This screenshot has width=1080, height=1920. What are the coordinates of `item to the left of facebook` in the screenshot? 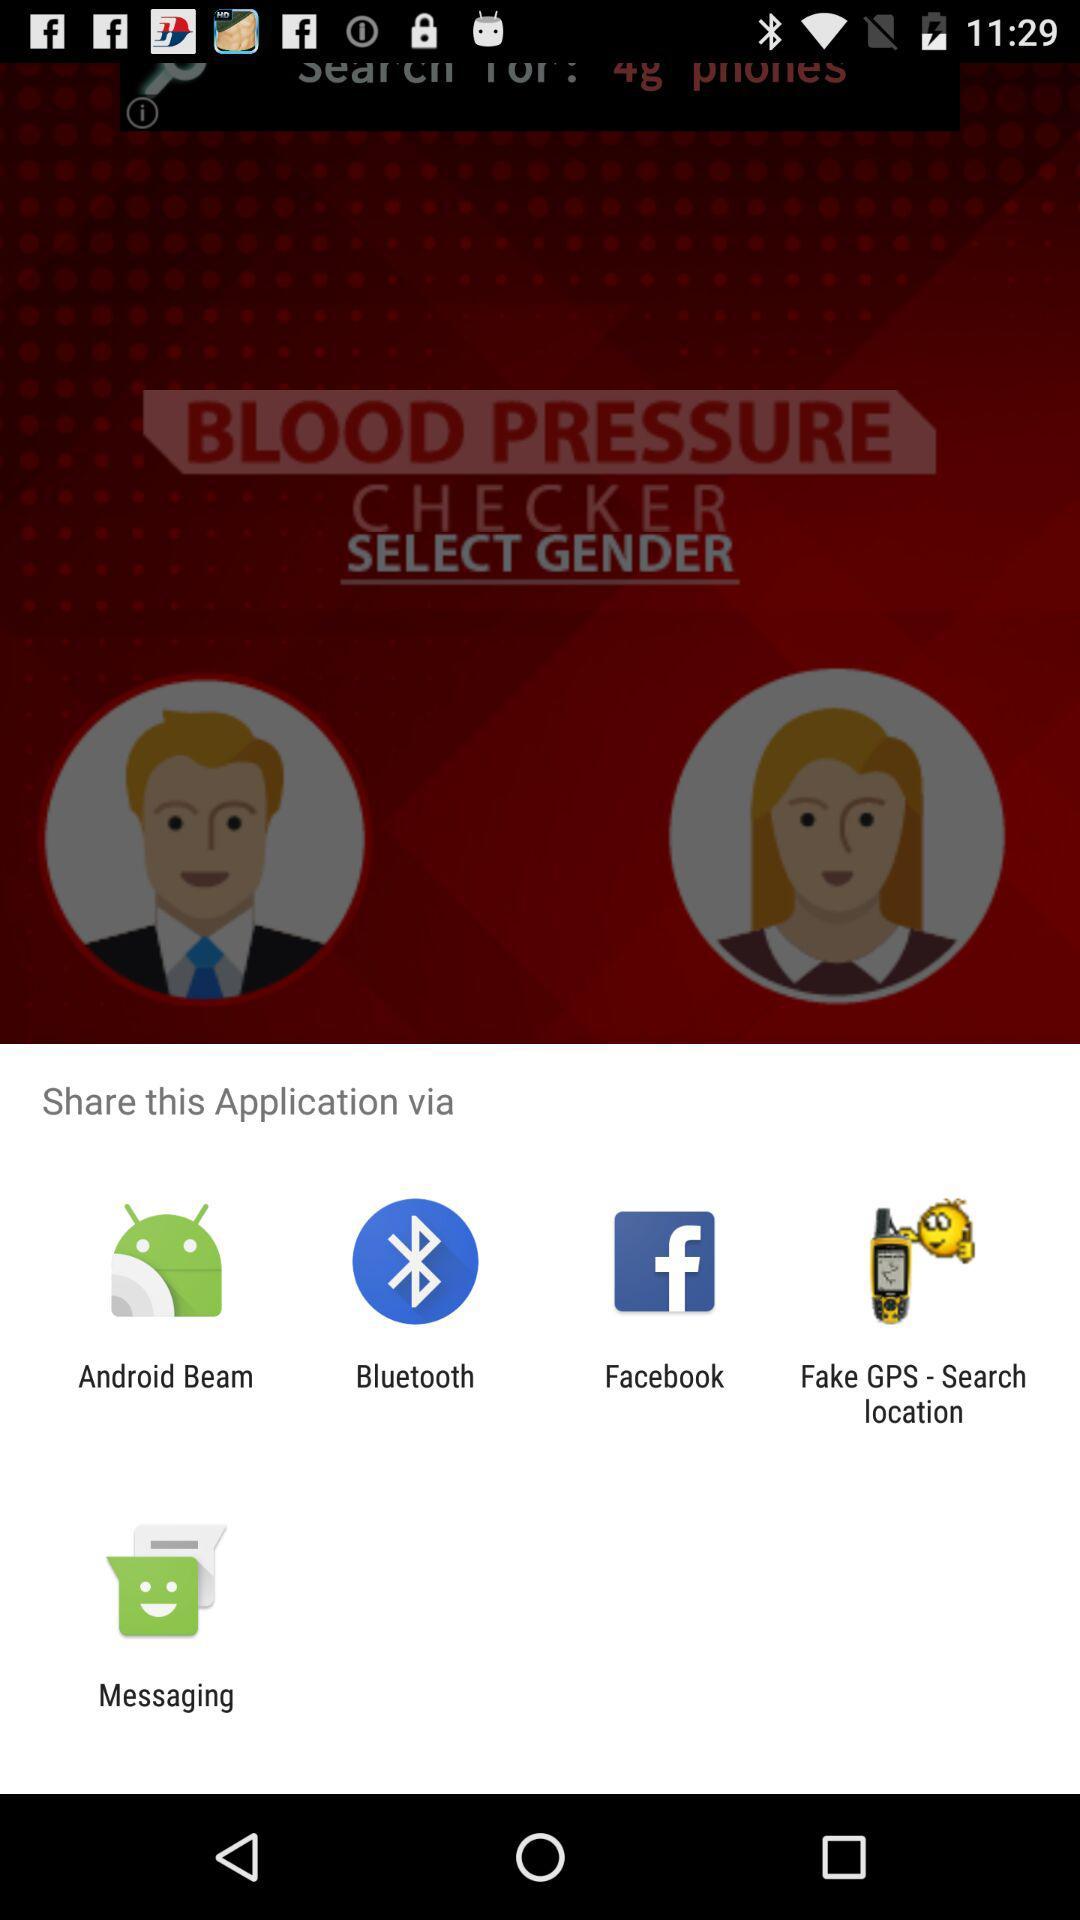 It's located at (414, 1392).